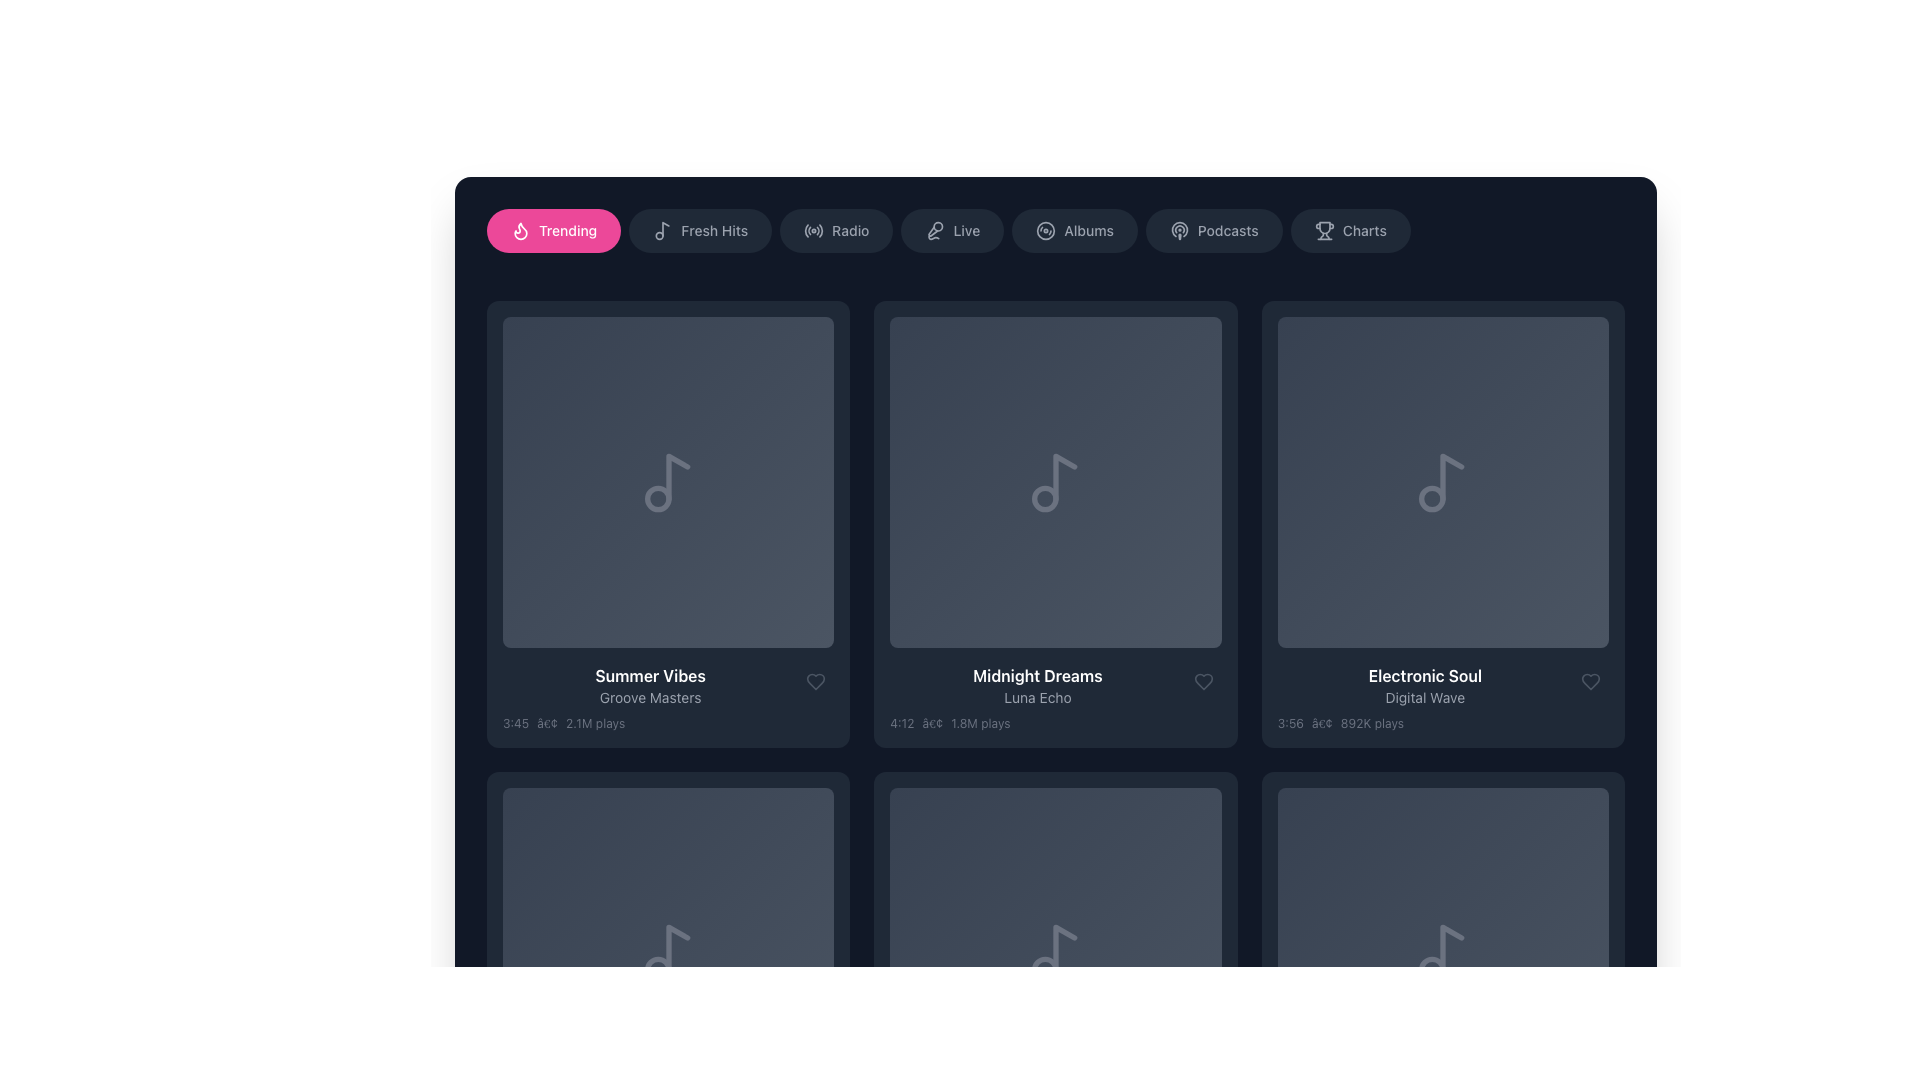  I want to click on the 'Trending' label, which is displayed in a medium-sized font on a pink rounded background, located near the top-left section of the interface, so click(567, 230).